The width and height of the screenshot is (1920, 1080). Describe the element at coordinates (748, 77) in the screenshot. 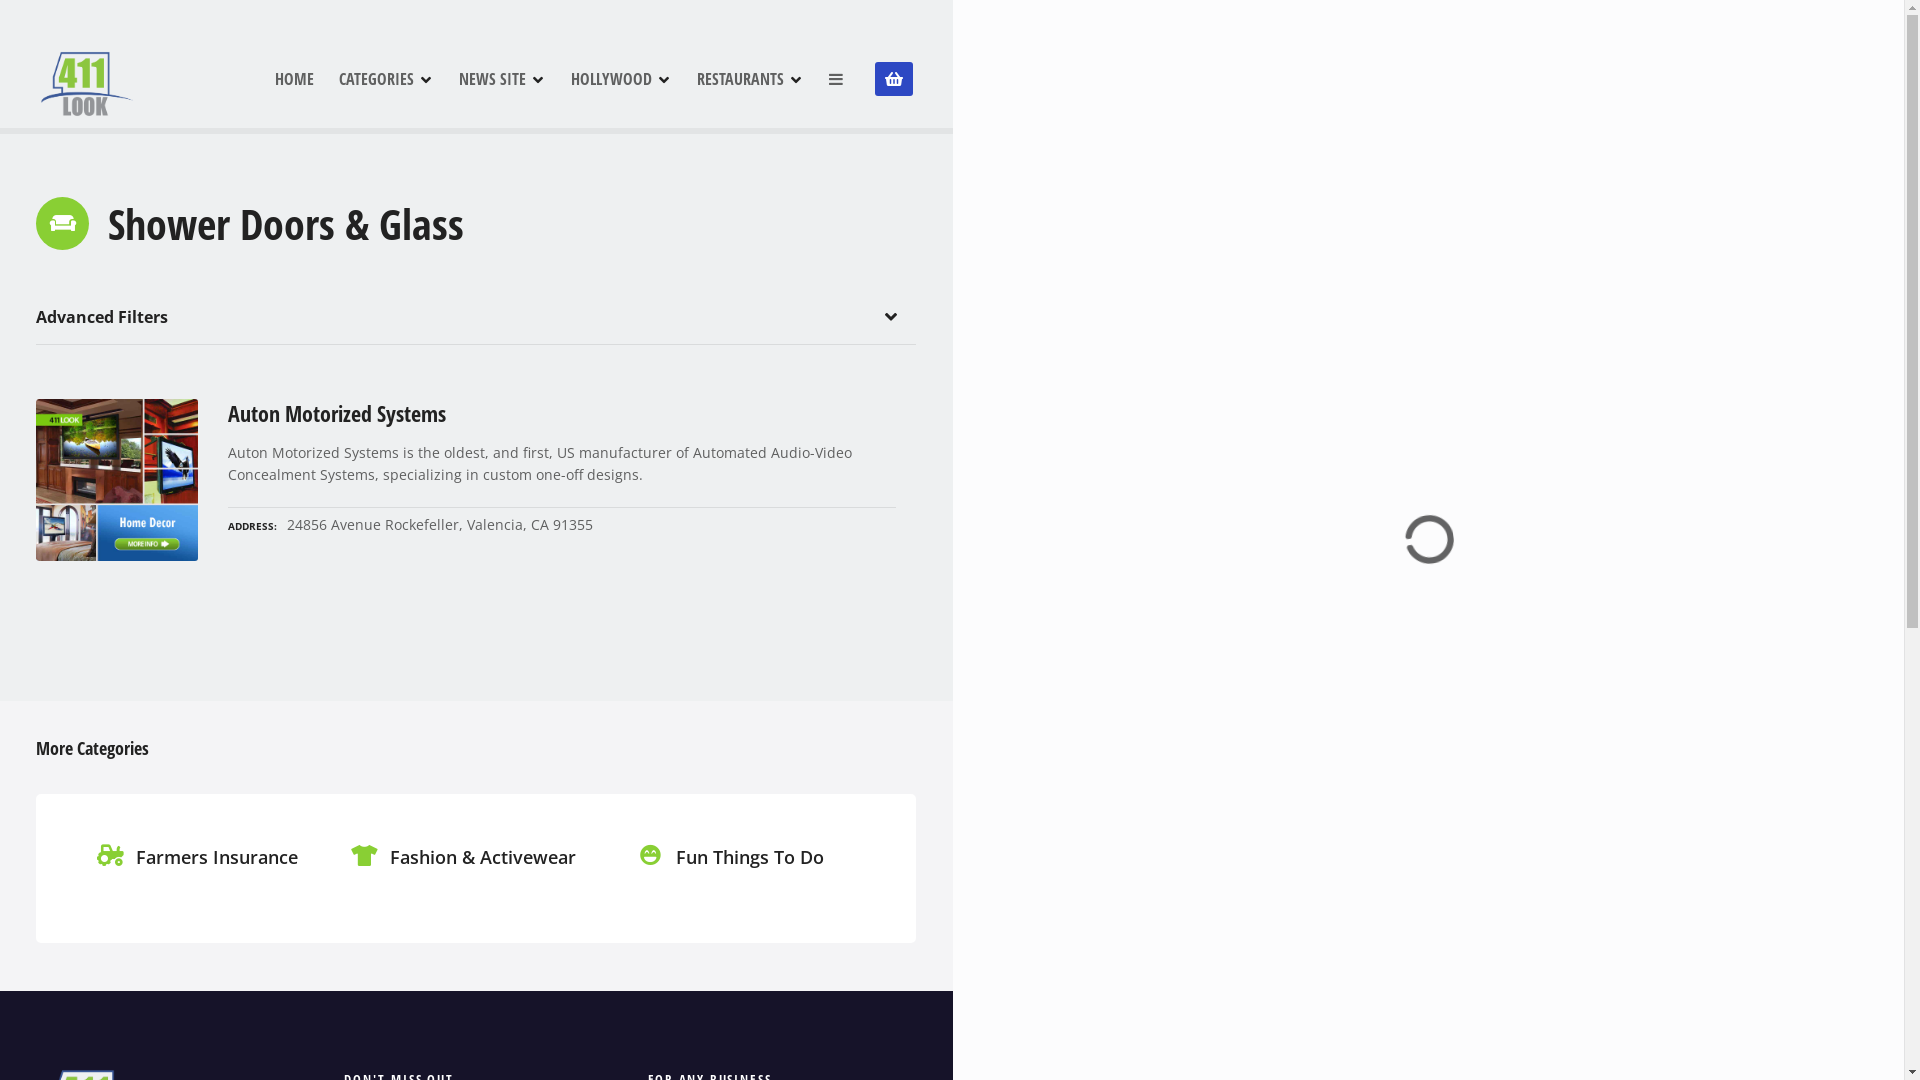

I see `'RESTAURANTS'` at that location.